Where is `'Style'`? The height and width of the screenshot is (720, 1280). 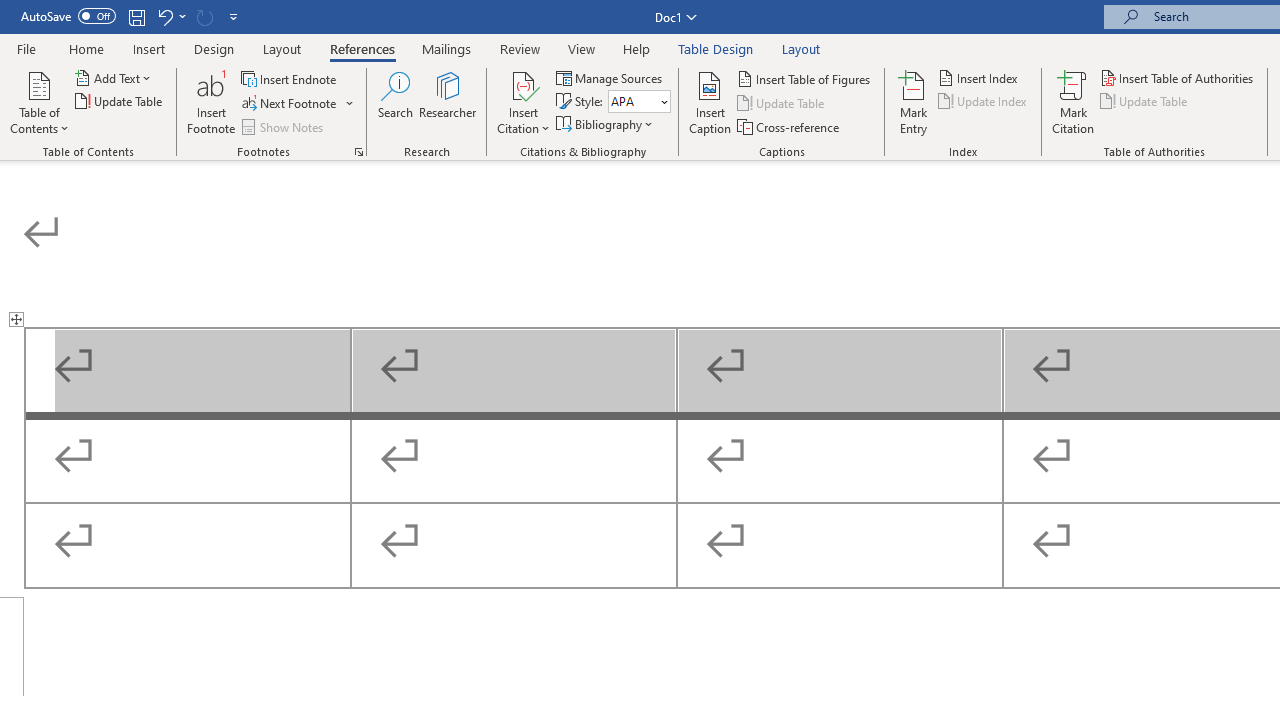
'Style' is located at coordinates (631, 101).